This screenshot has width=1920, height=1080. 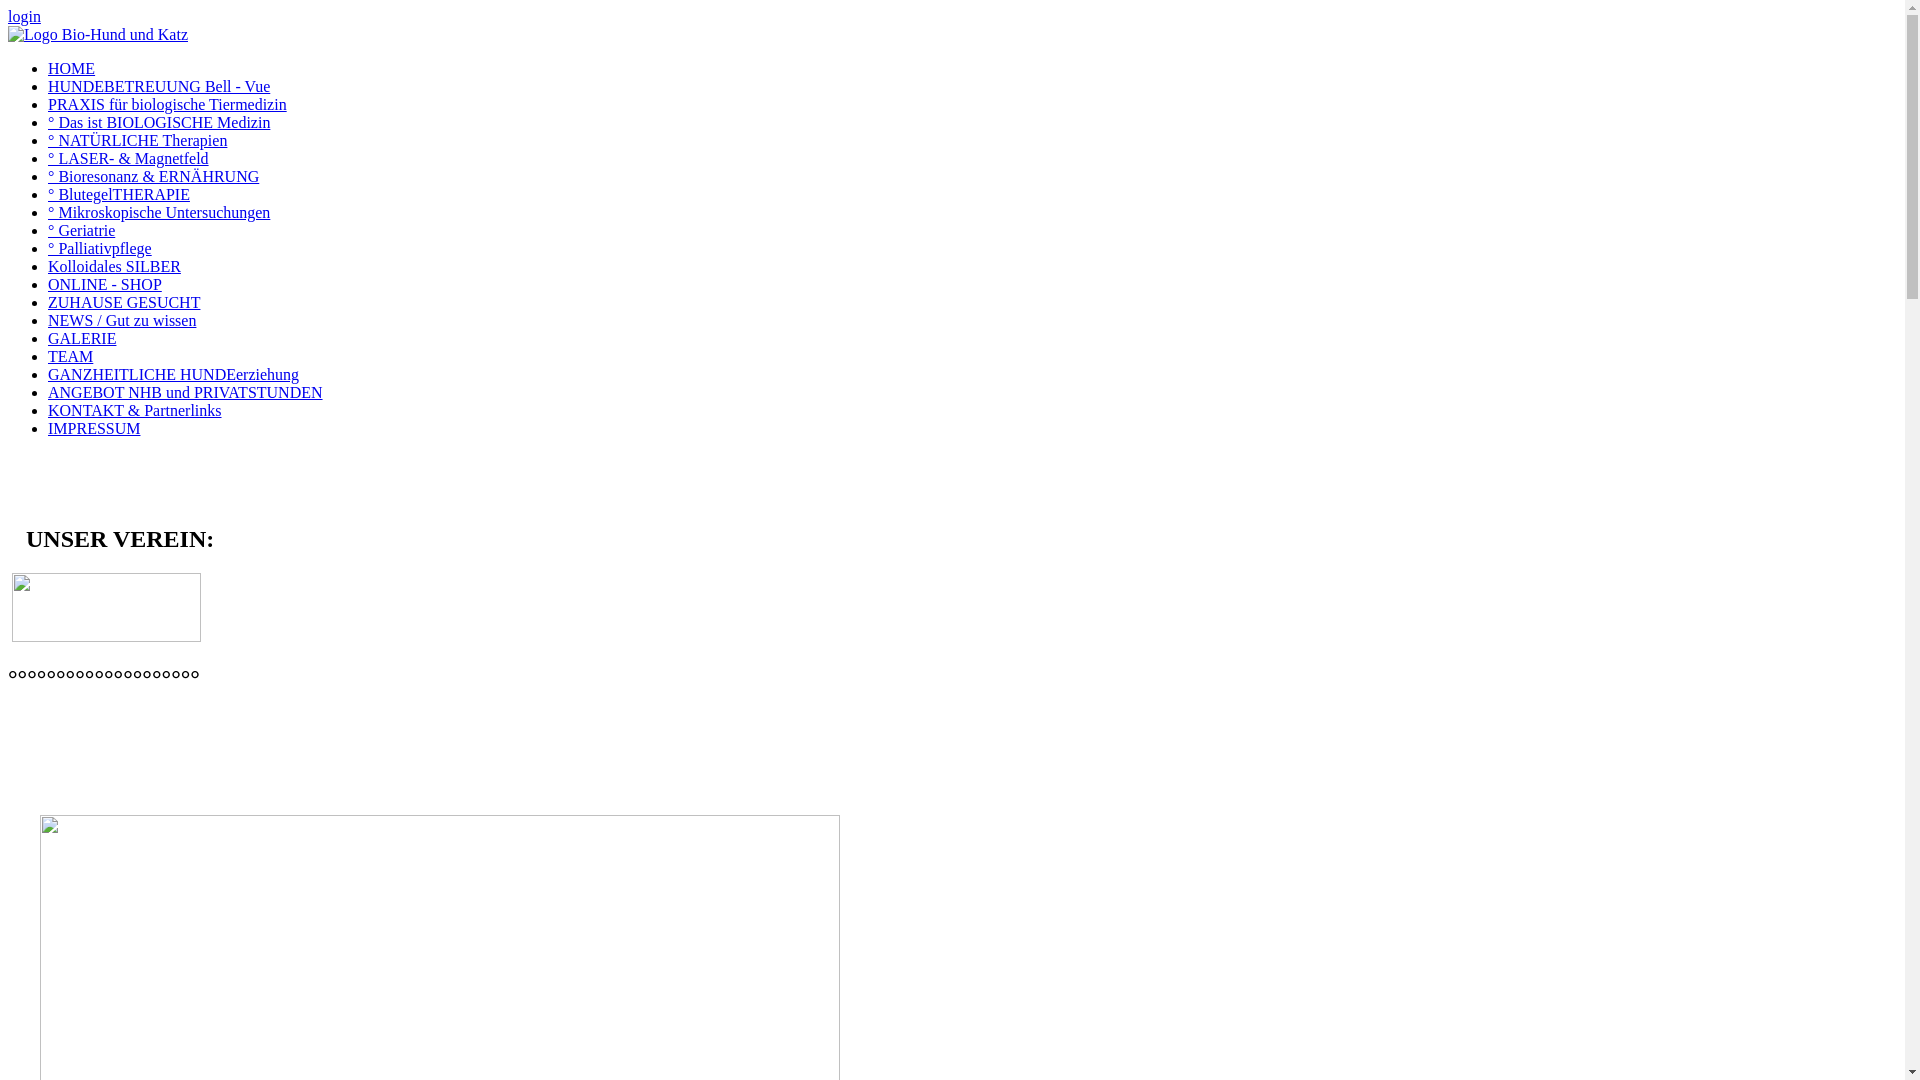 I want to click on 'login', so click(x=24, y=16).